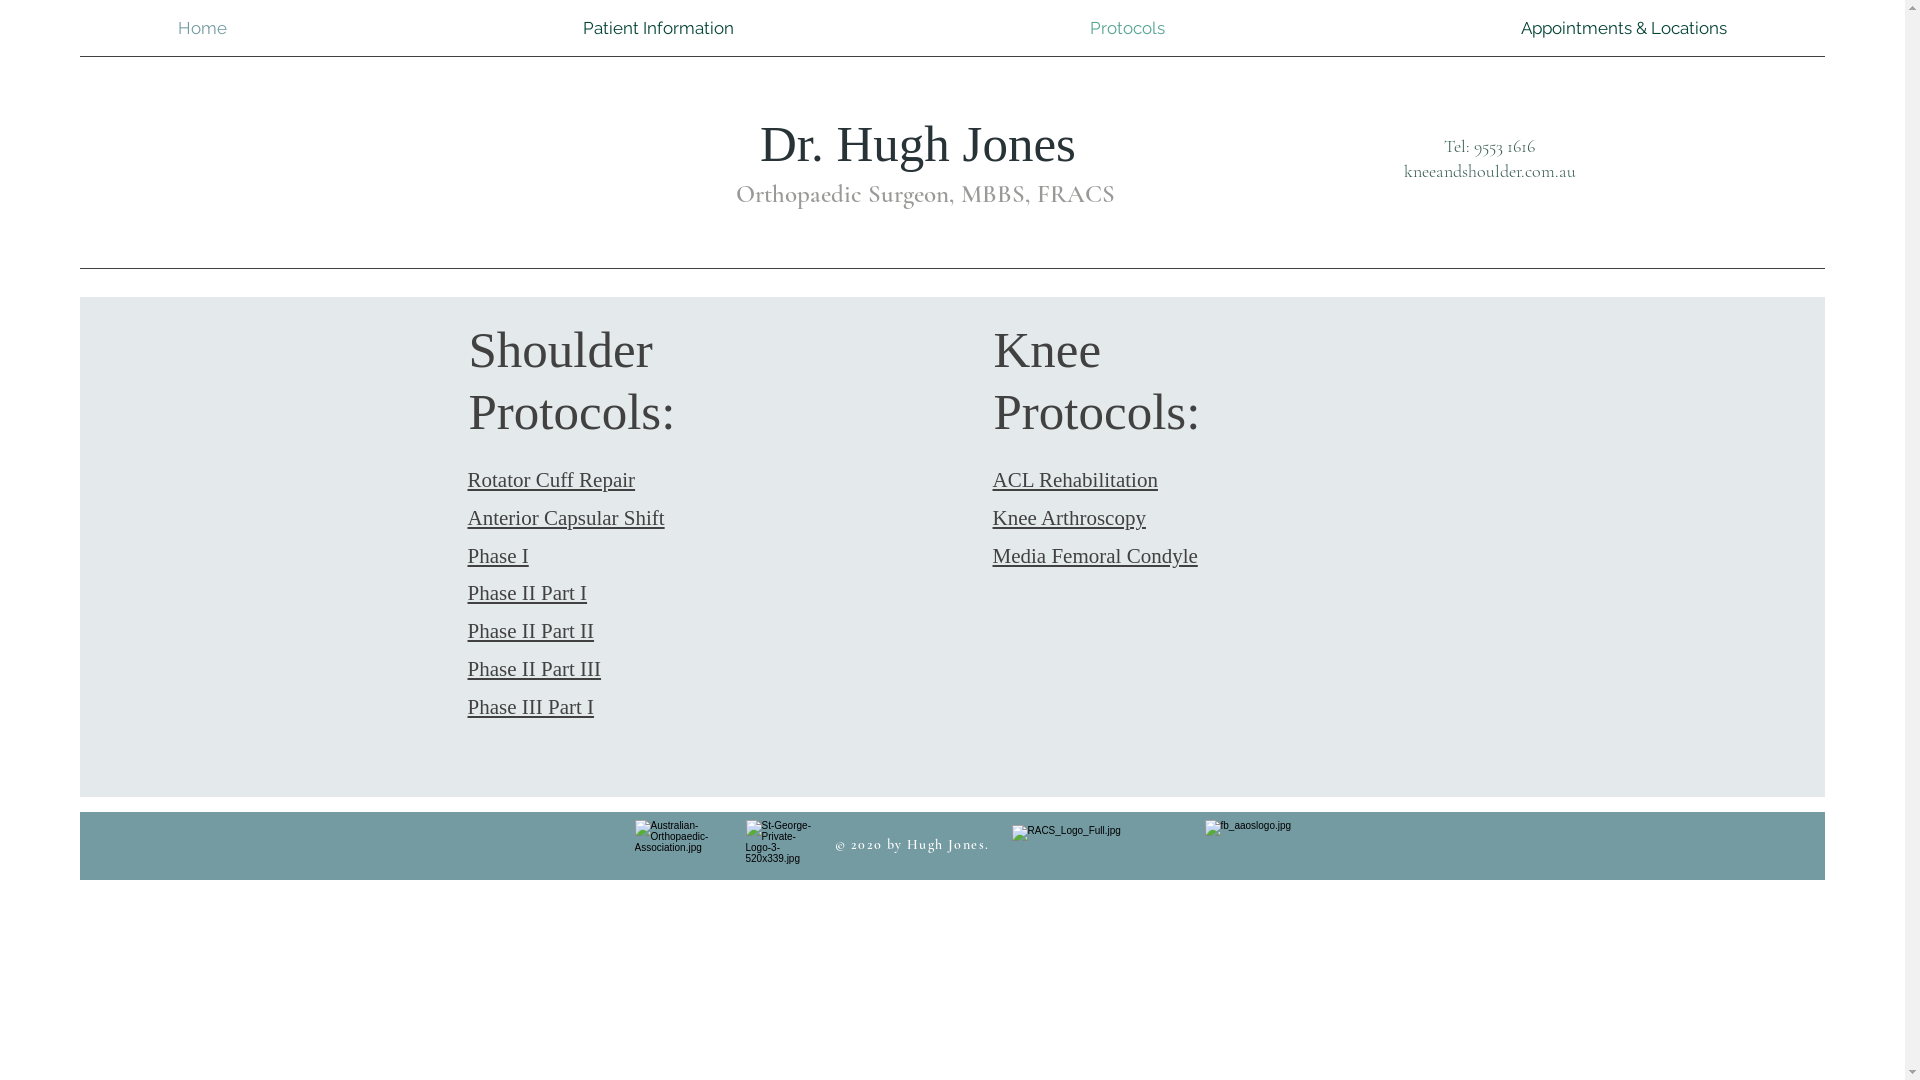  I want to click on 'Home', so click(202, 27).